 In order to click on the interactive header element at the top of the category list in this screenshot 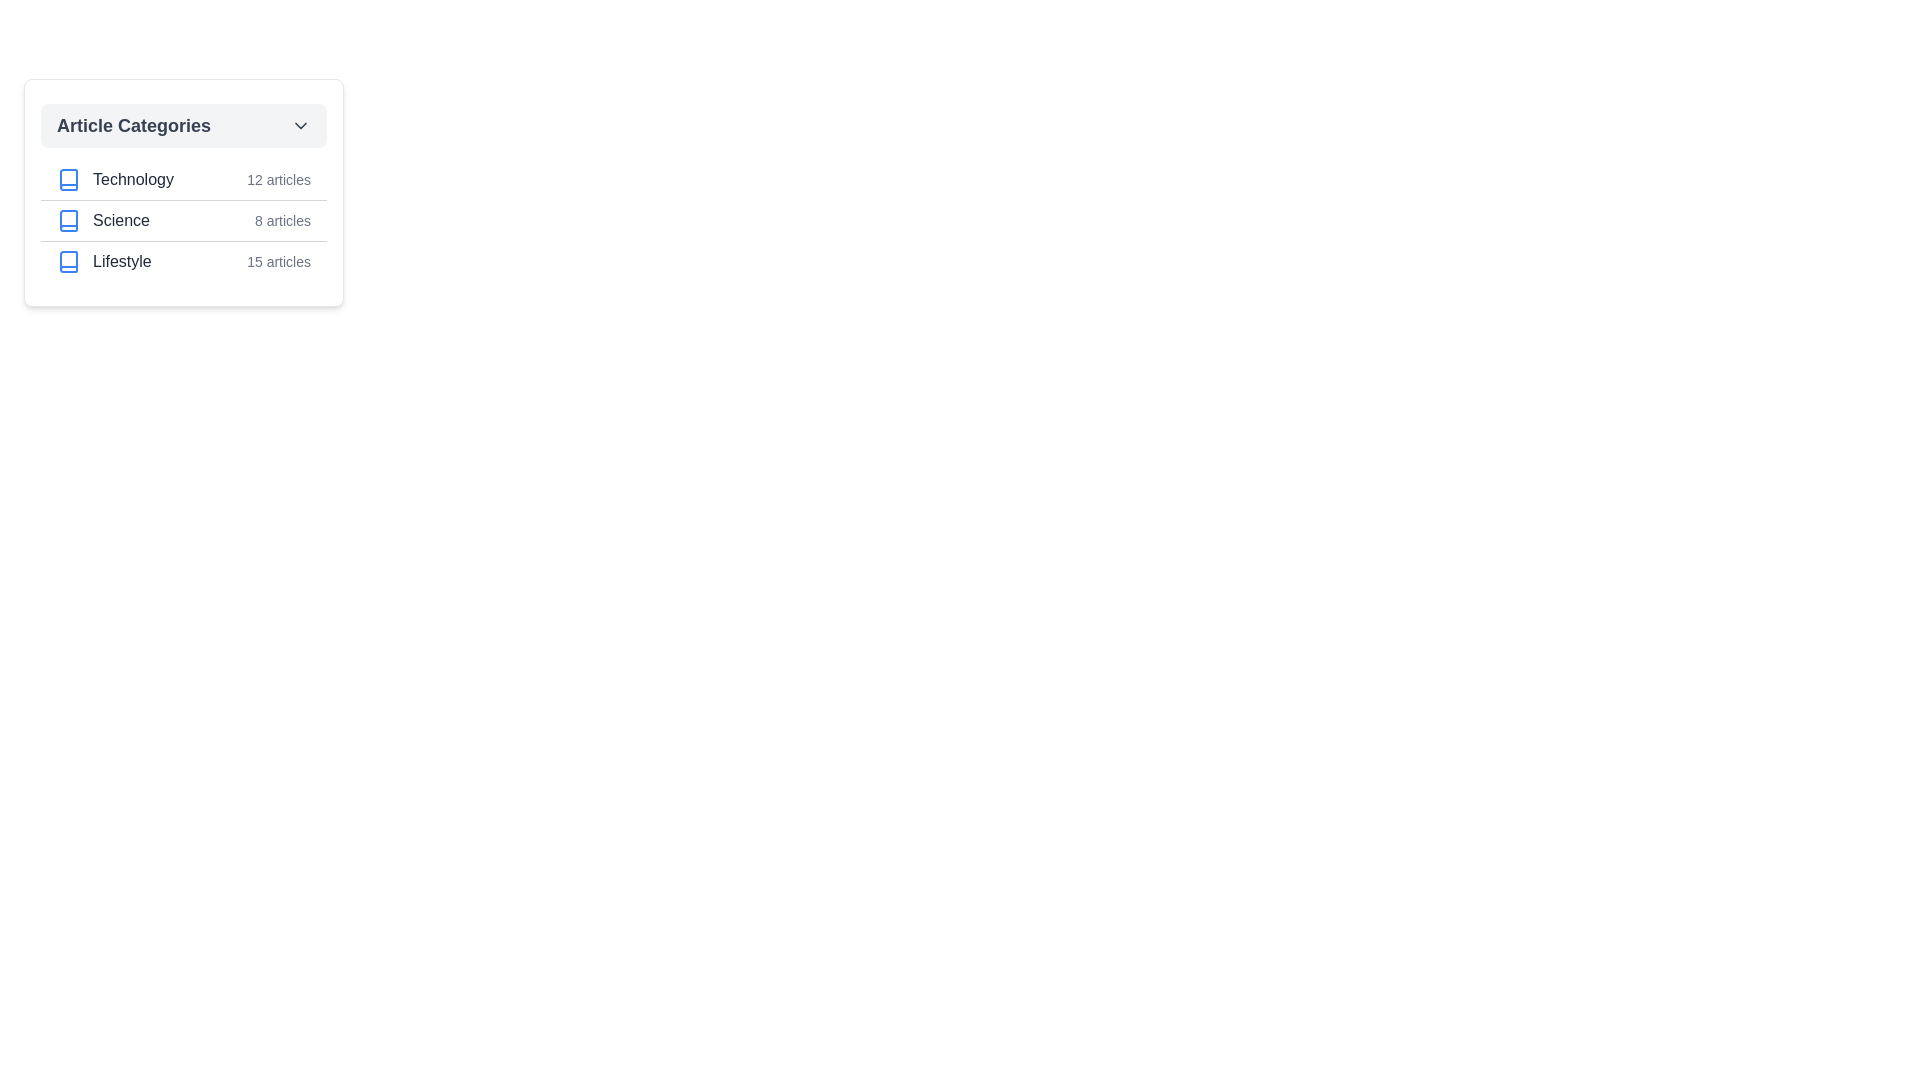, I will do `click(183, 126)`.